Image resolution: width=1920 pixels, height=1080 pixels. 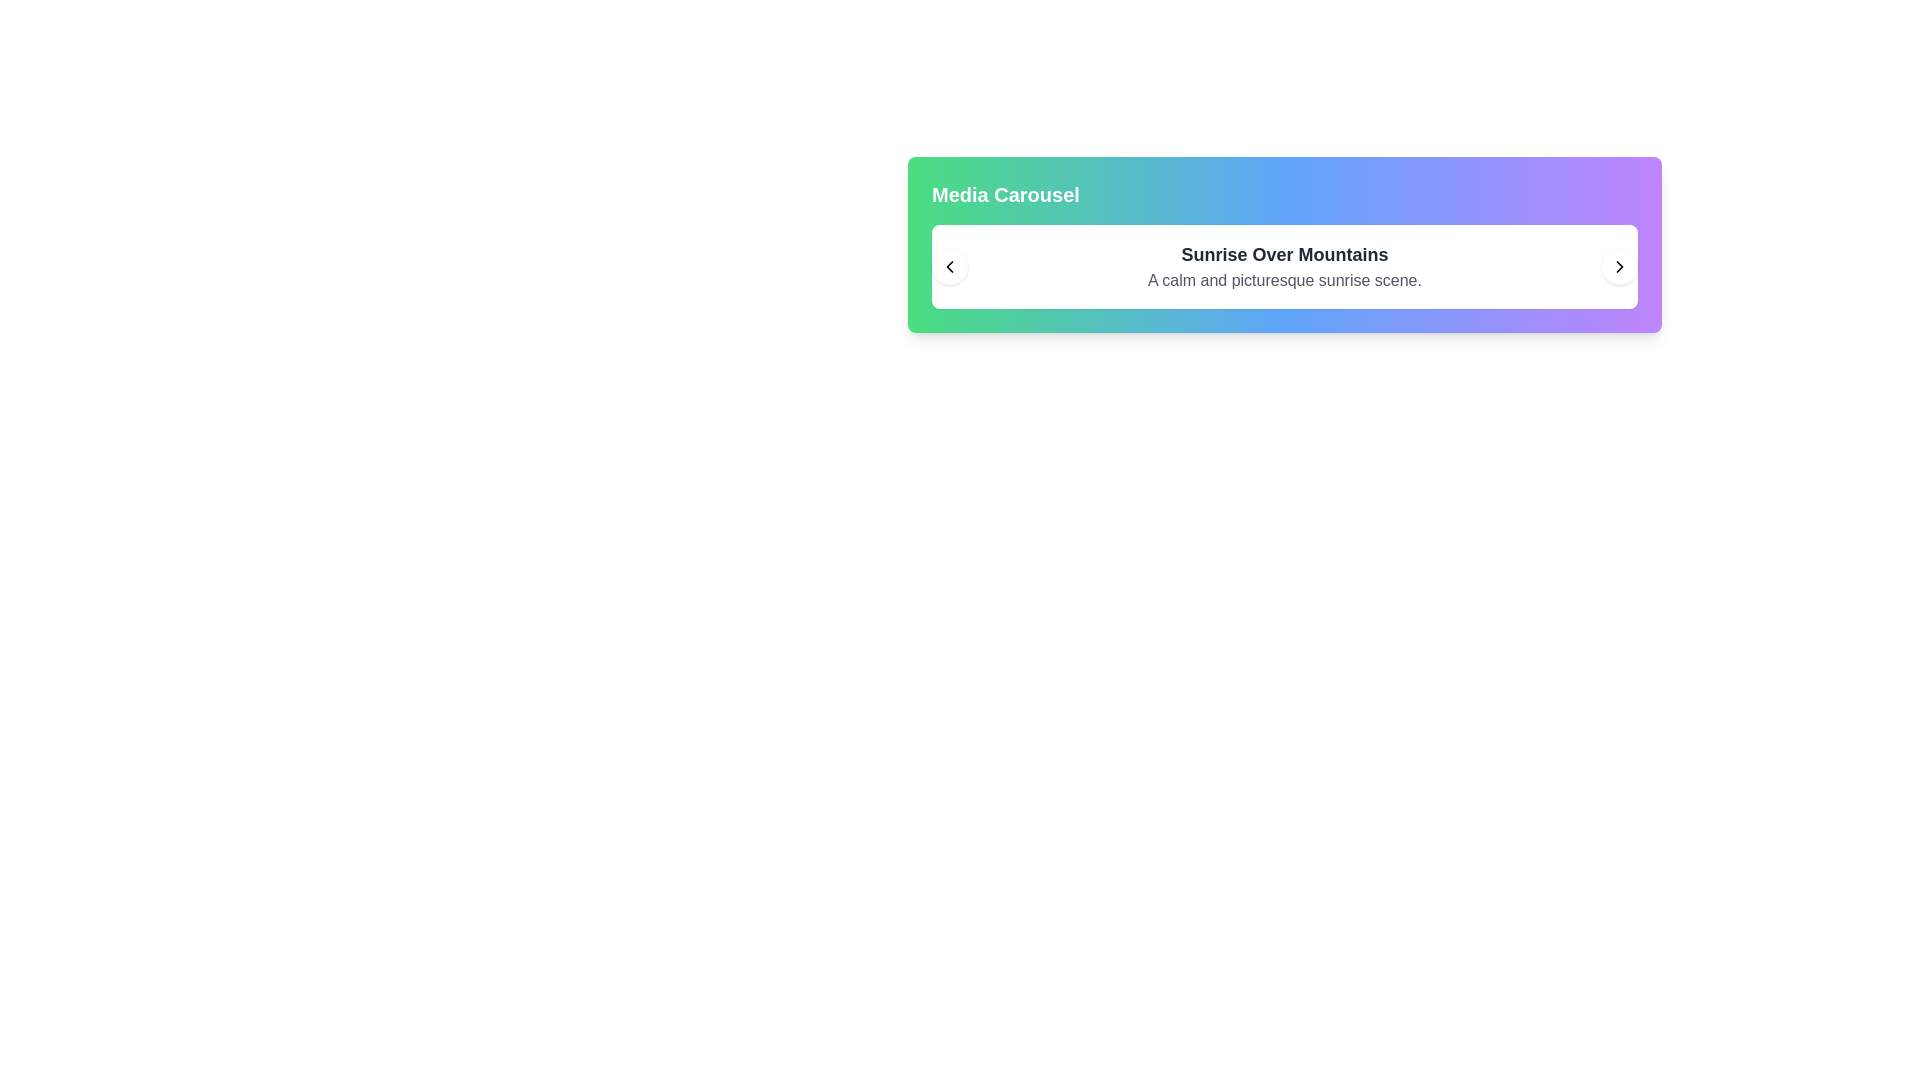 I want to click on the right navigation button in the media carousel, so click(x=1620, y=265).